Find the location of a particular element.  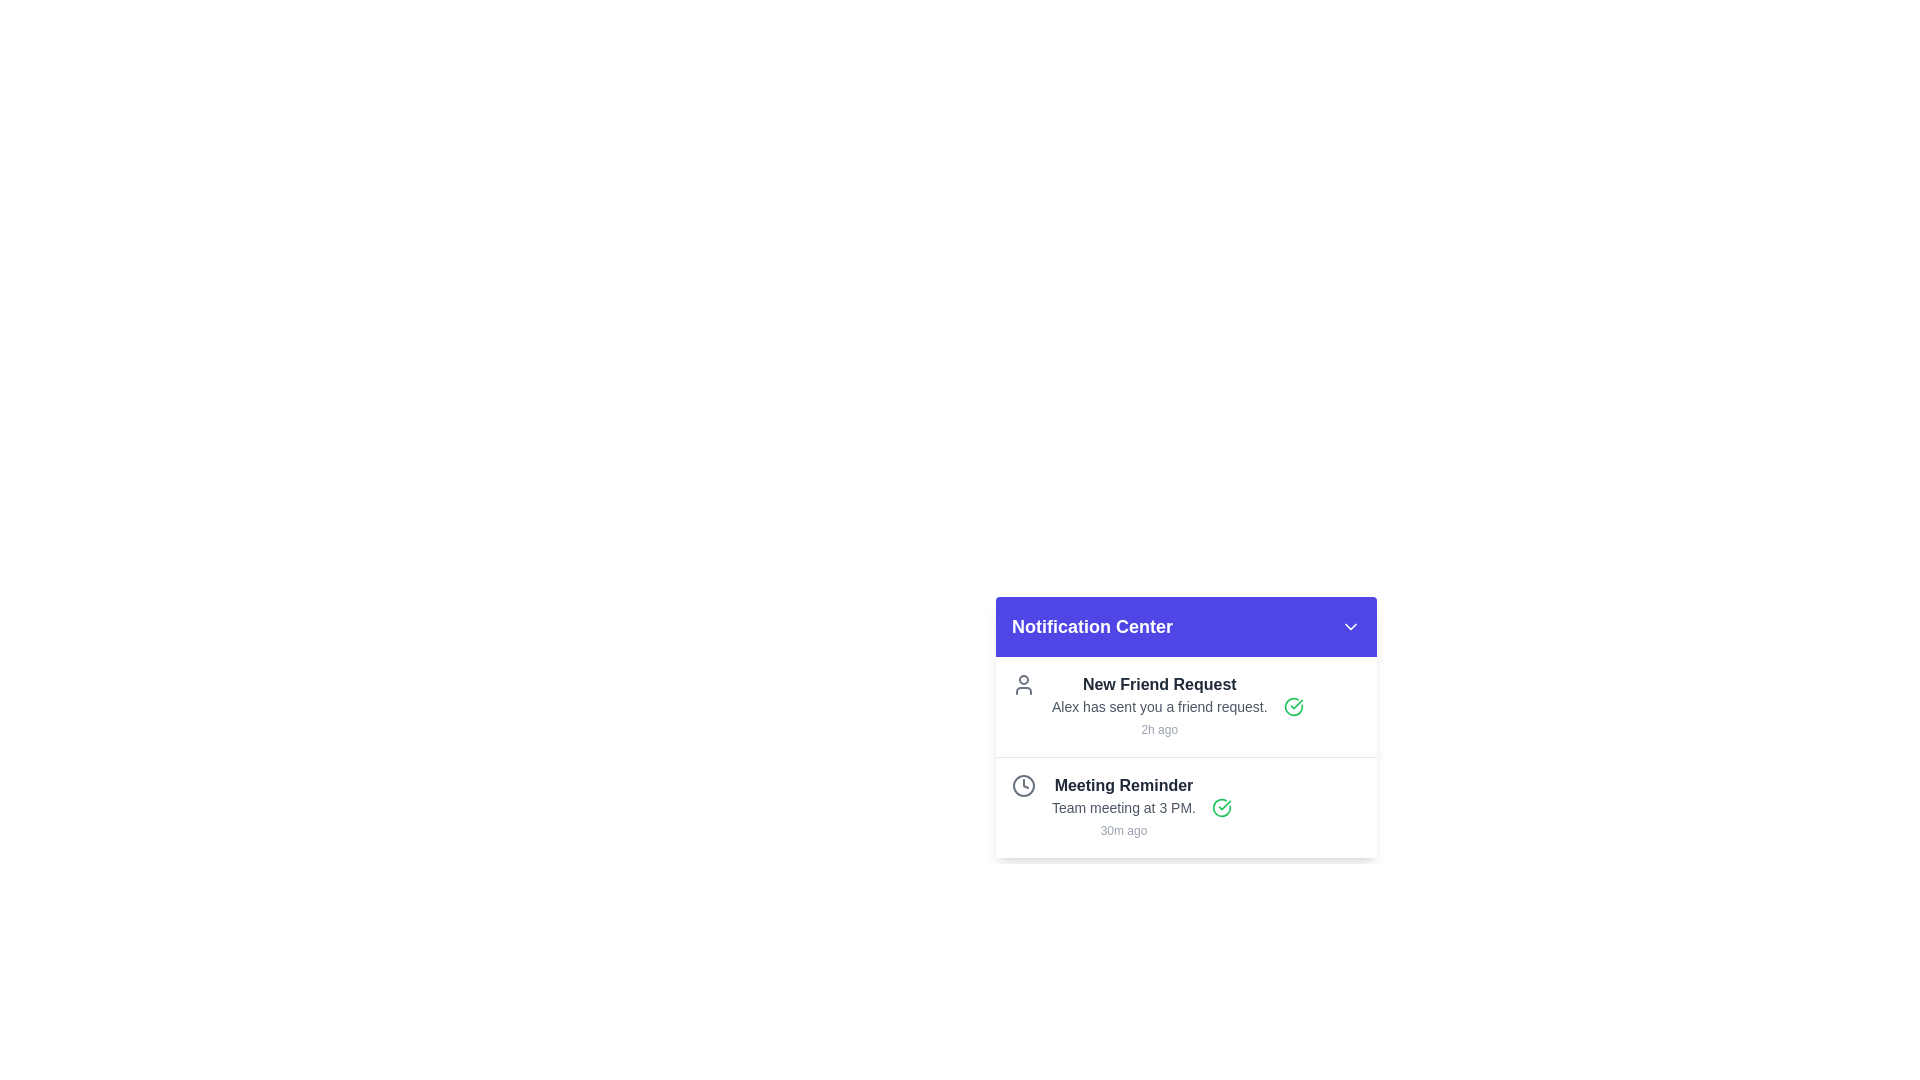

the acknowledgment icon located at the far right of the second notification item in the 'Notification Center' section, aligned with the 'Meeting Reminder' text is located at coordinates (1220, 806).